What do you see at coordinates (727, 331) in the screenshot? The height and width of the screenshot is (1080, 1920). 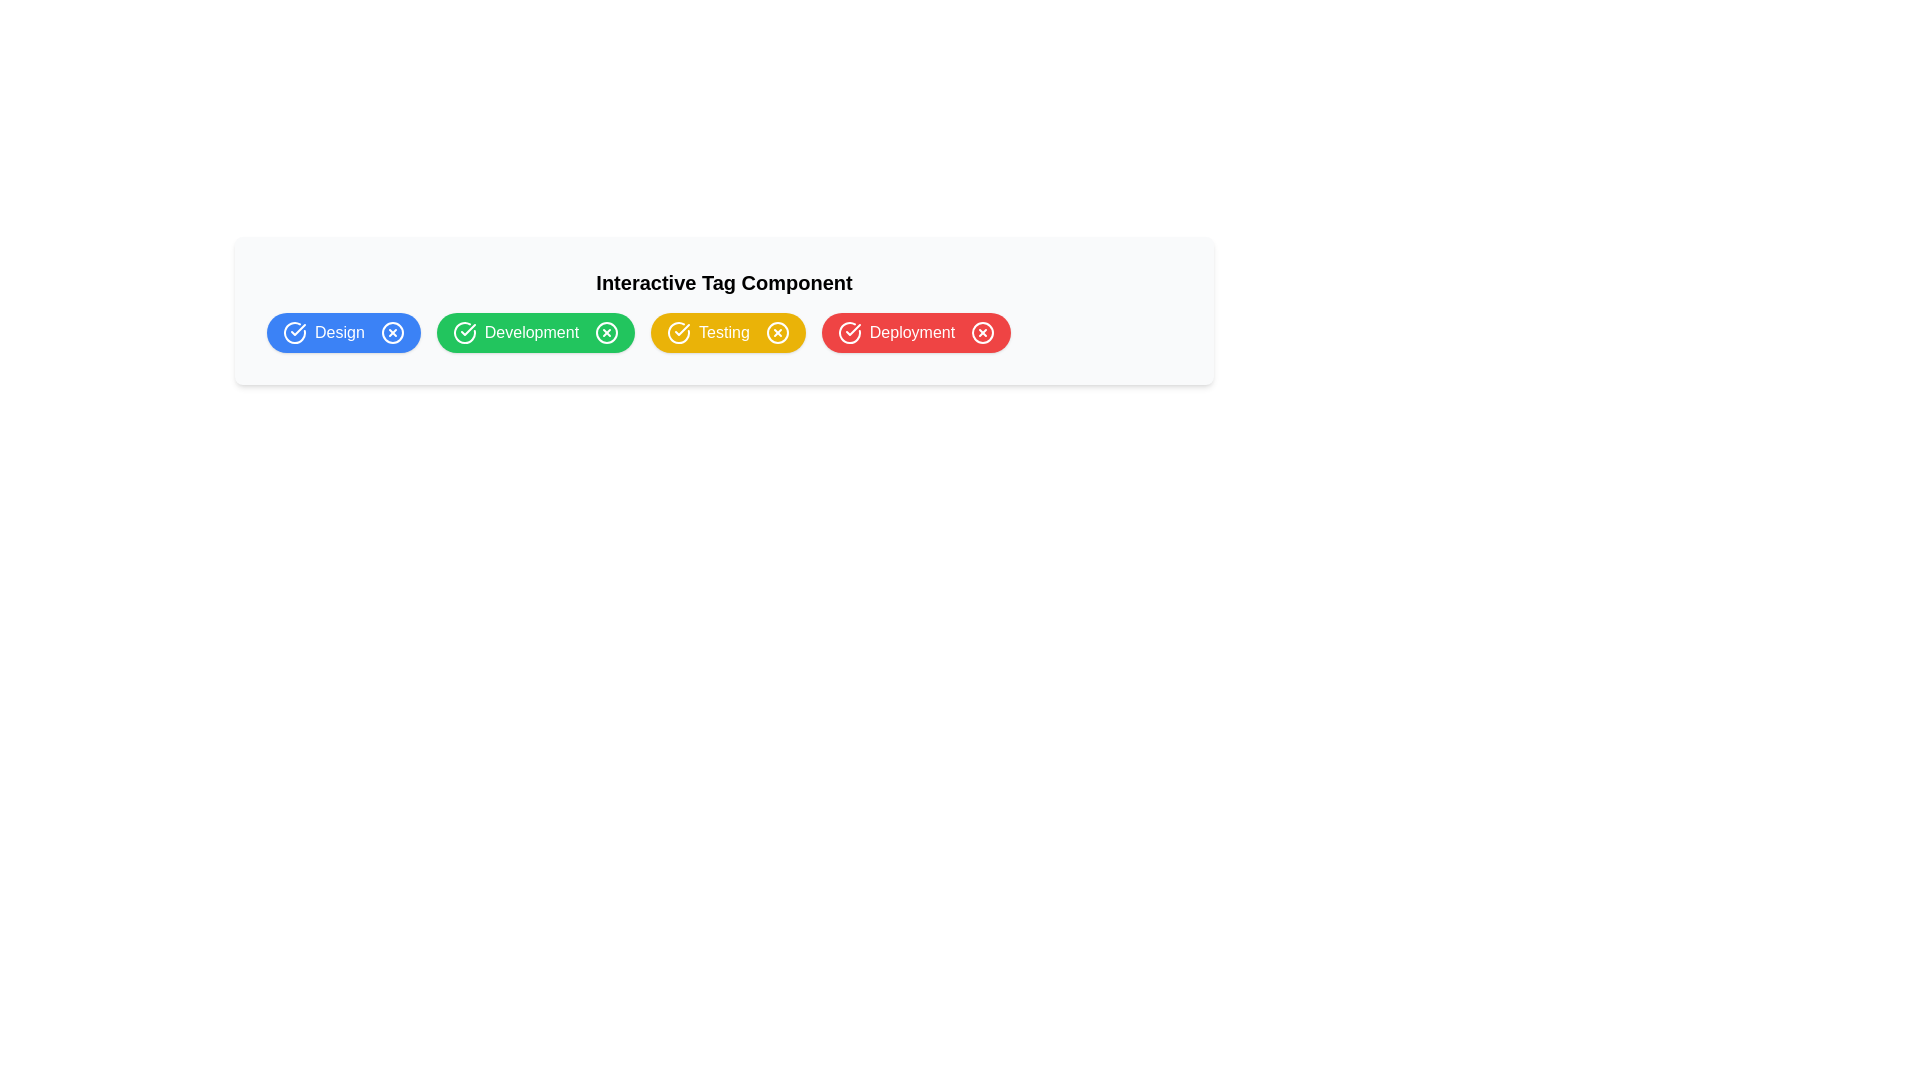 I see `the third button in a group that indicates the status 'Testing', located between the 'Development' button and the 'Deployment' button` at bounding box center [727, 331].